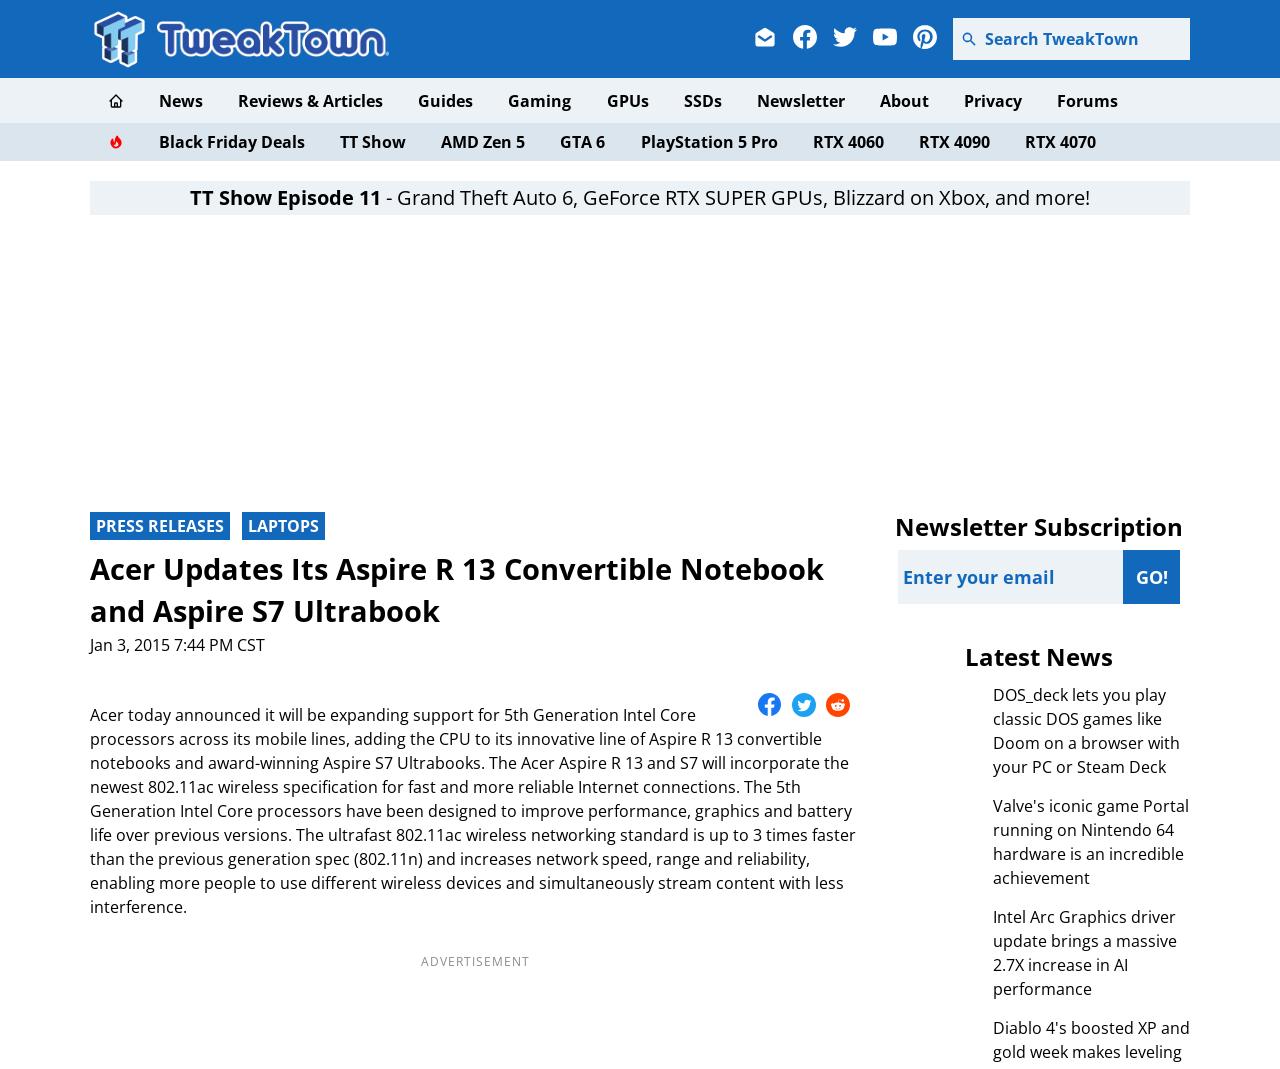 The height and width of the screenshot is (1069, 1280). What do you see at coordinates (952, 141) in the screenshot?
I see `'RTX 4090'` at bounding box center [952, 141].